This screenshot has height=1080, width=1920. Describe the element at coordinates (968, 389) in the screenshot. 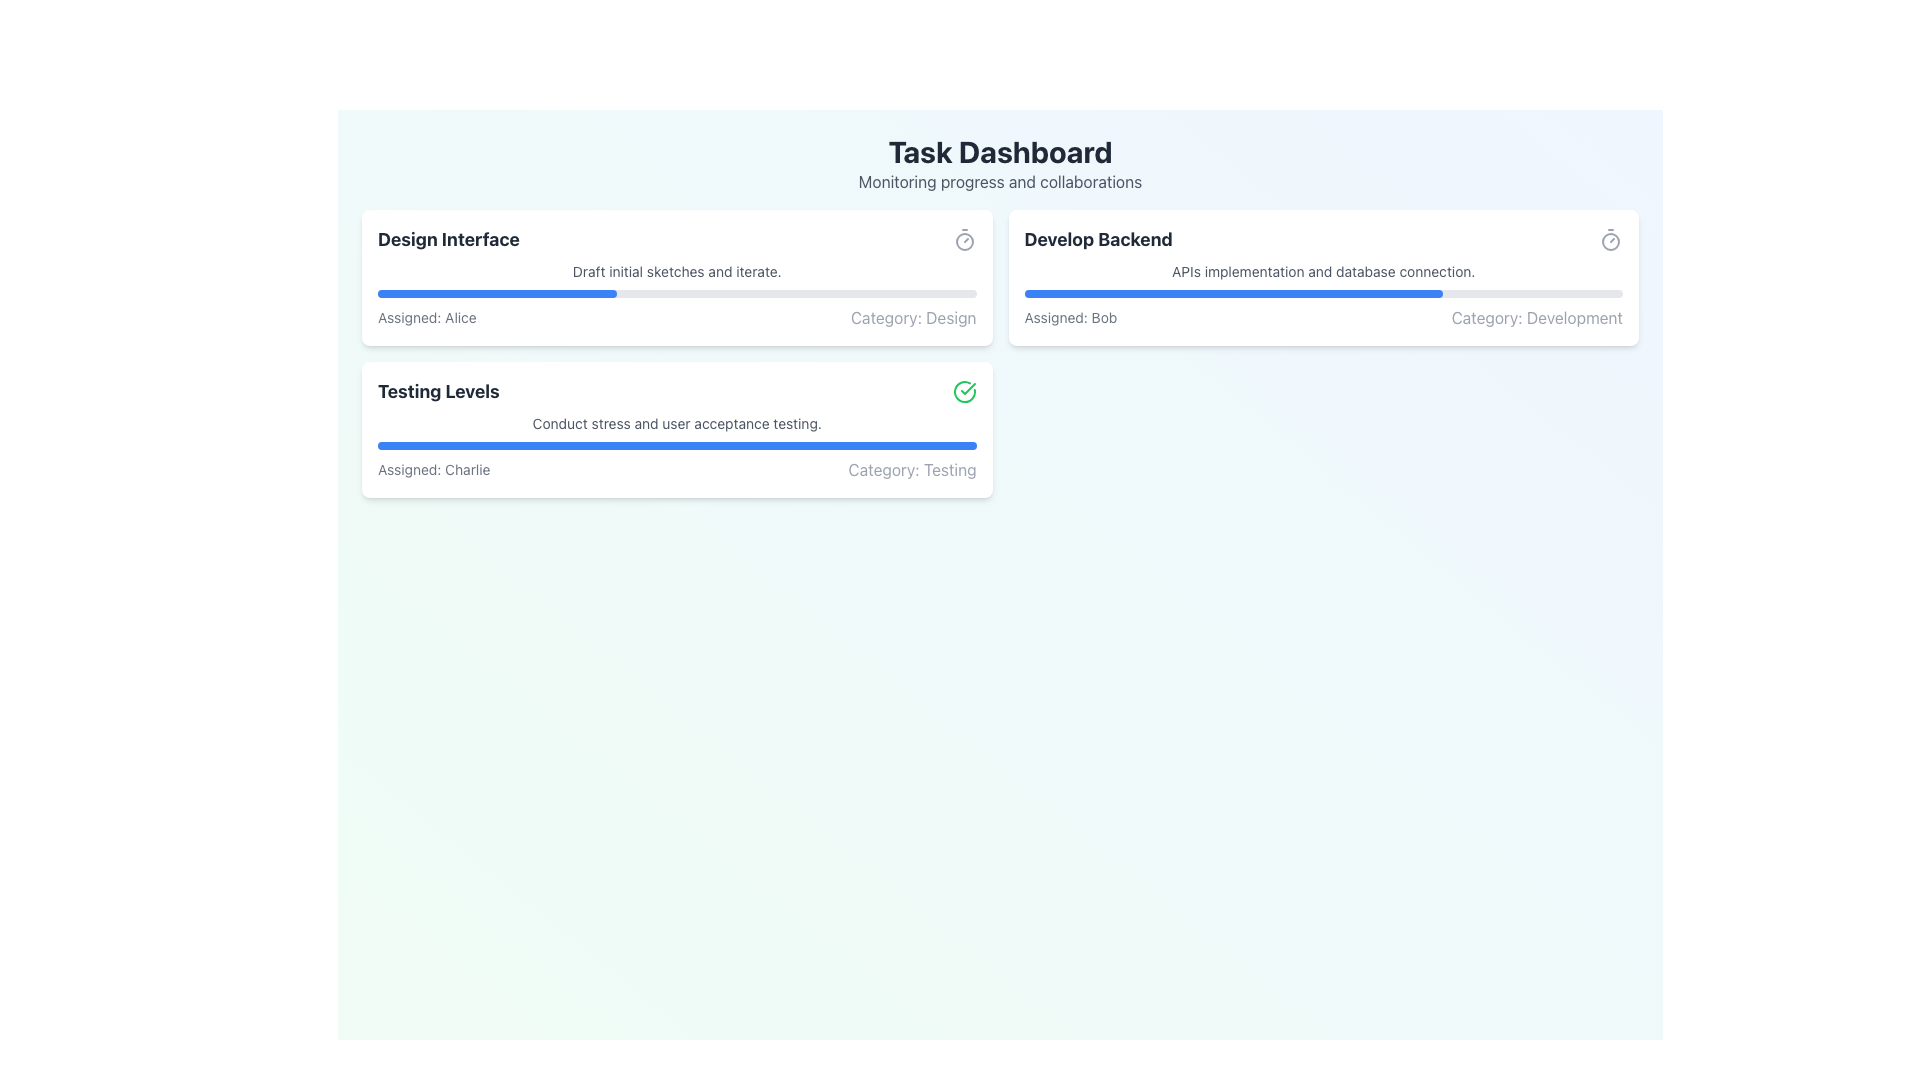

I see `the green checkmark icon located in the 'Testing Levels' card, positioned adjacent to the progress bar` at that location.